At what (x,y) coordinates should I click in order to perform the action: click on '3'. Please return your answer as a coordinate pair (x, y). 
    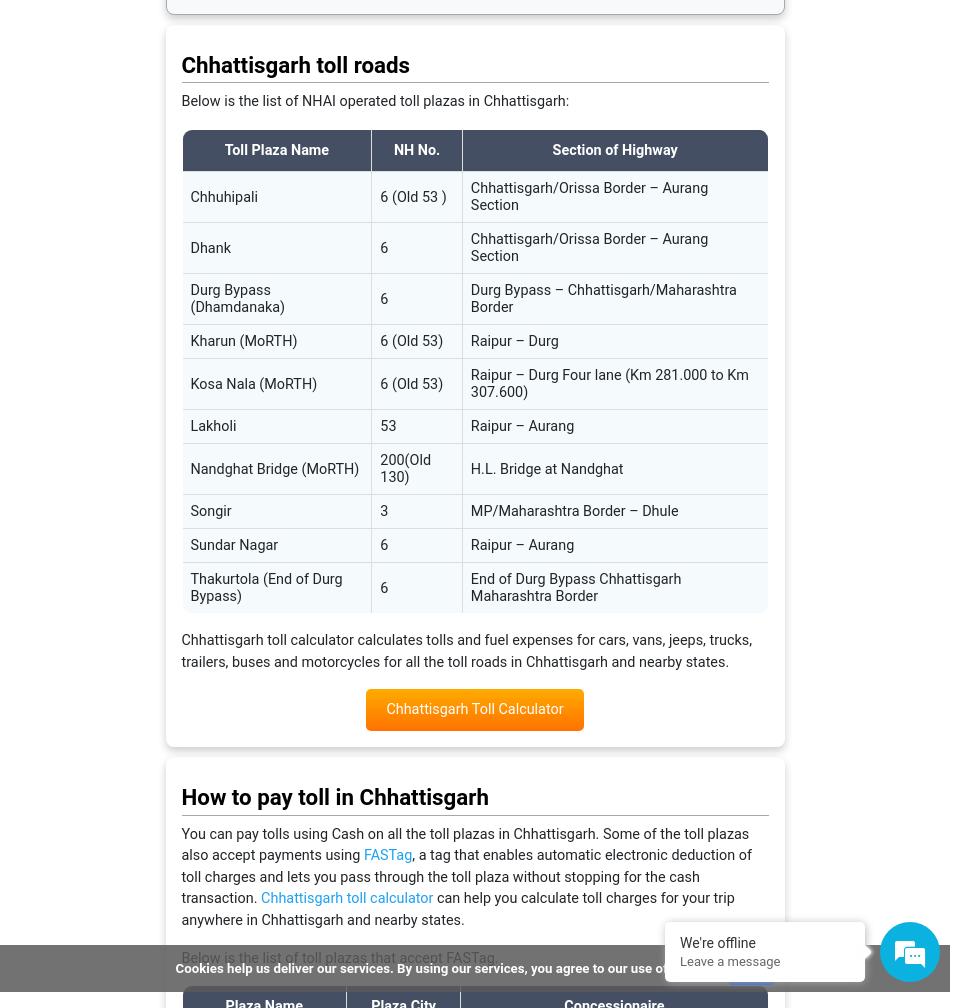
    Looking at the image, I should click on (382, 511).